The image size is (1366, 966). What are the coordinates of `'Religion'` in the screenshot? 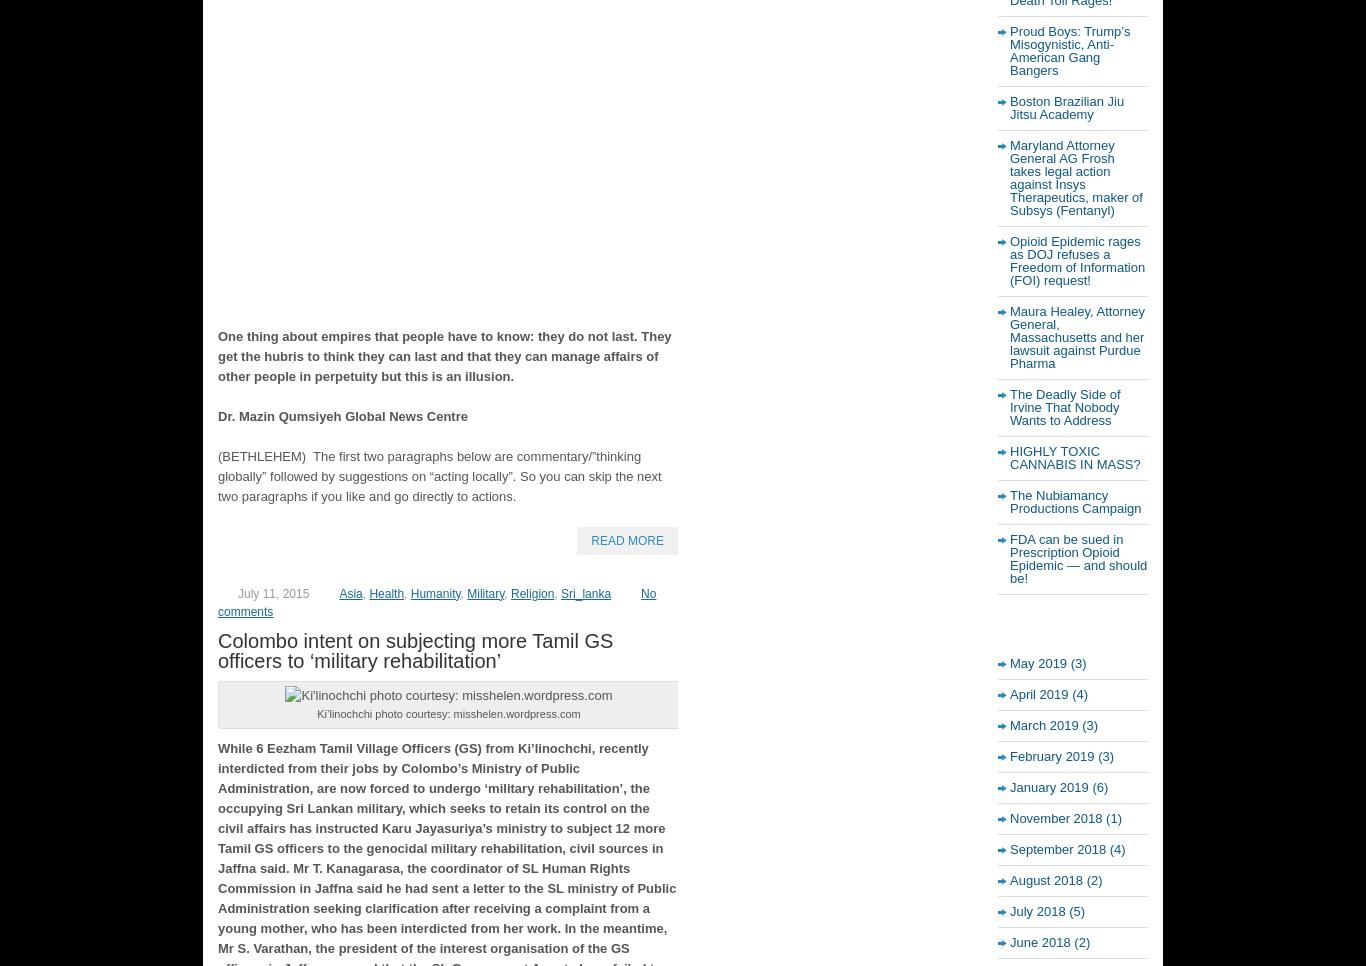 It's located at (532, 593).